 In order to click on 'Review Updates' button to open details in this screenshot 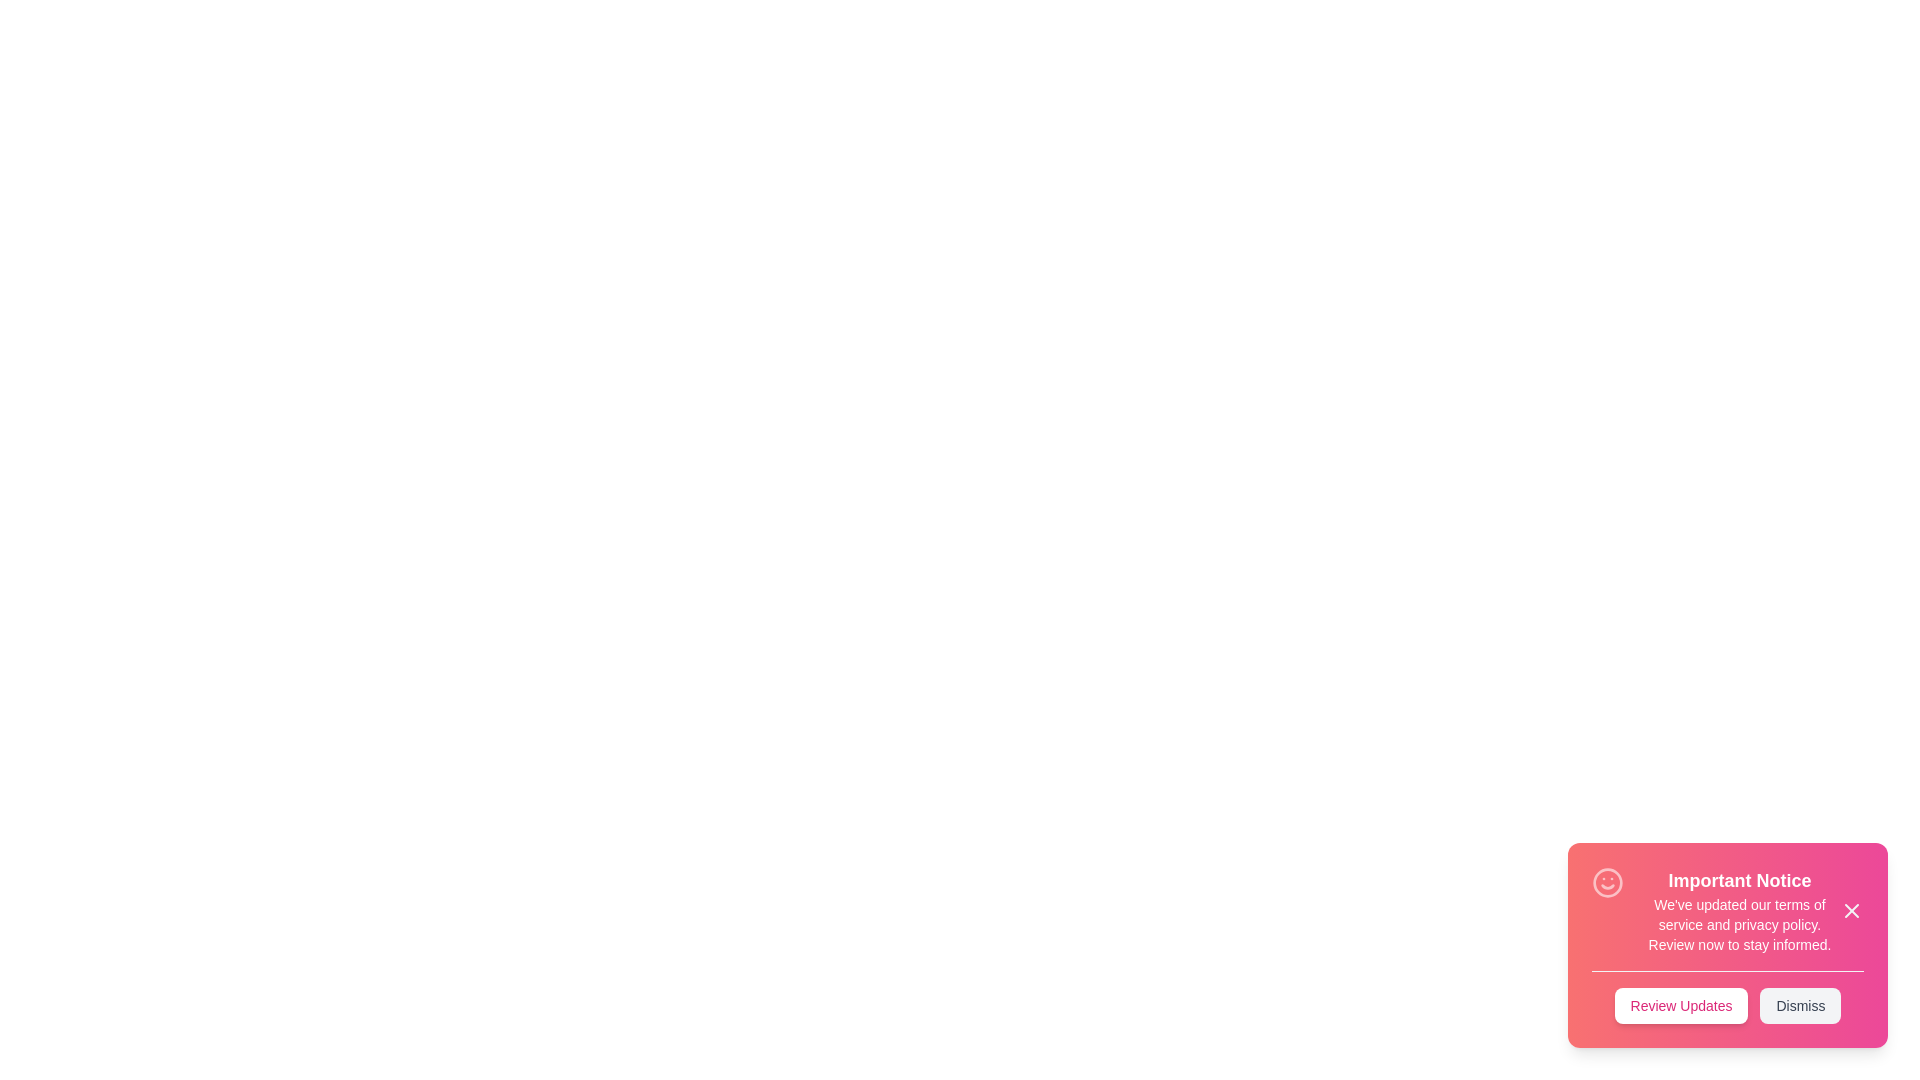, I will do `click(1680, 1006)`.